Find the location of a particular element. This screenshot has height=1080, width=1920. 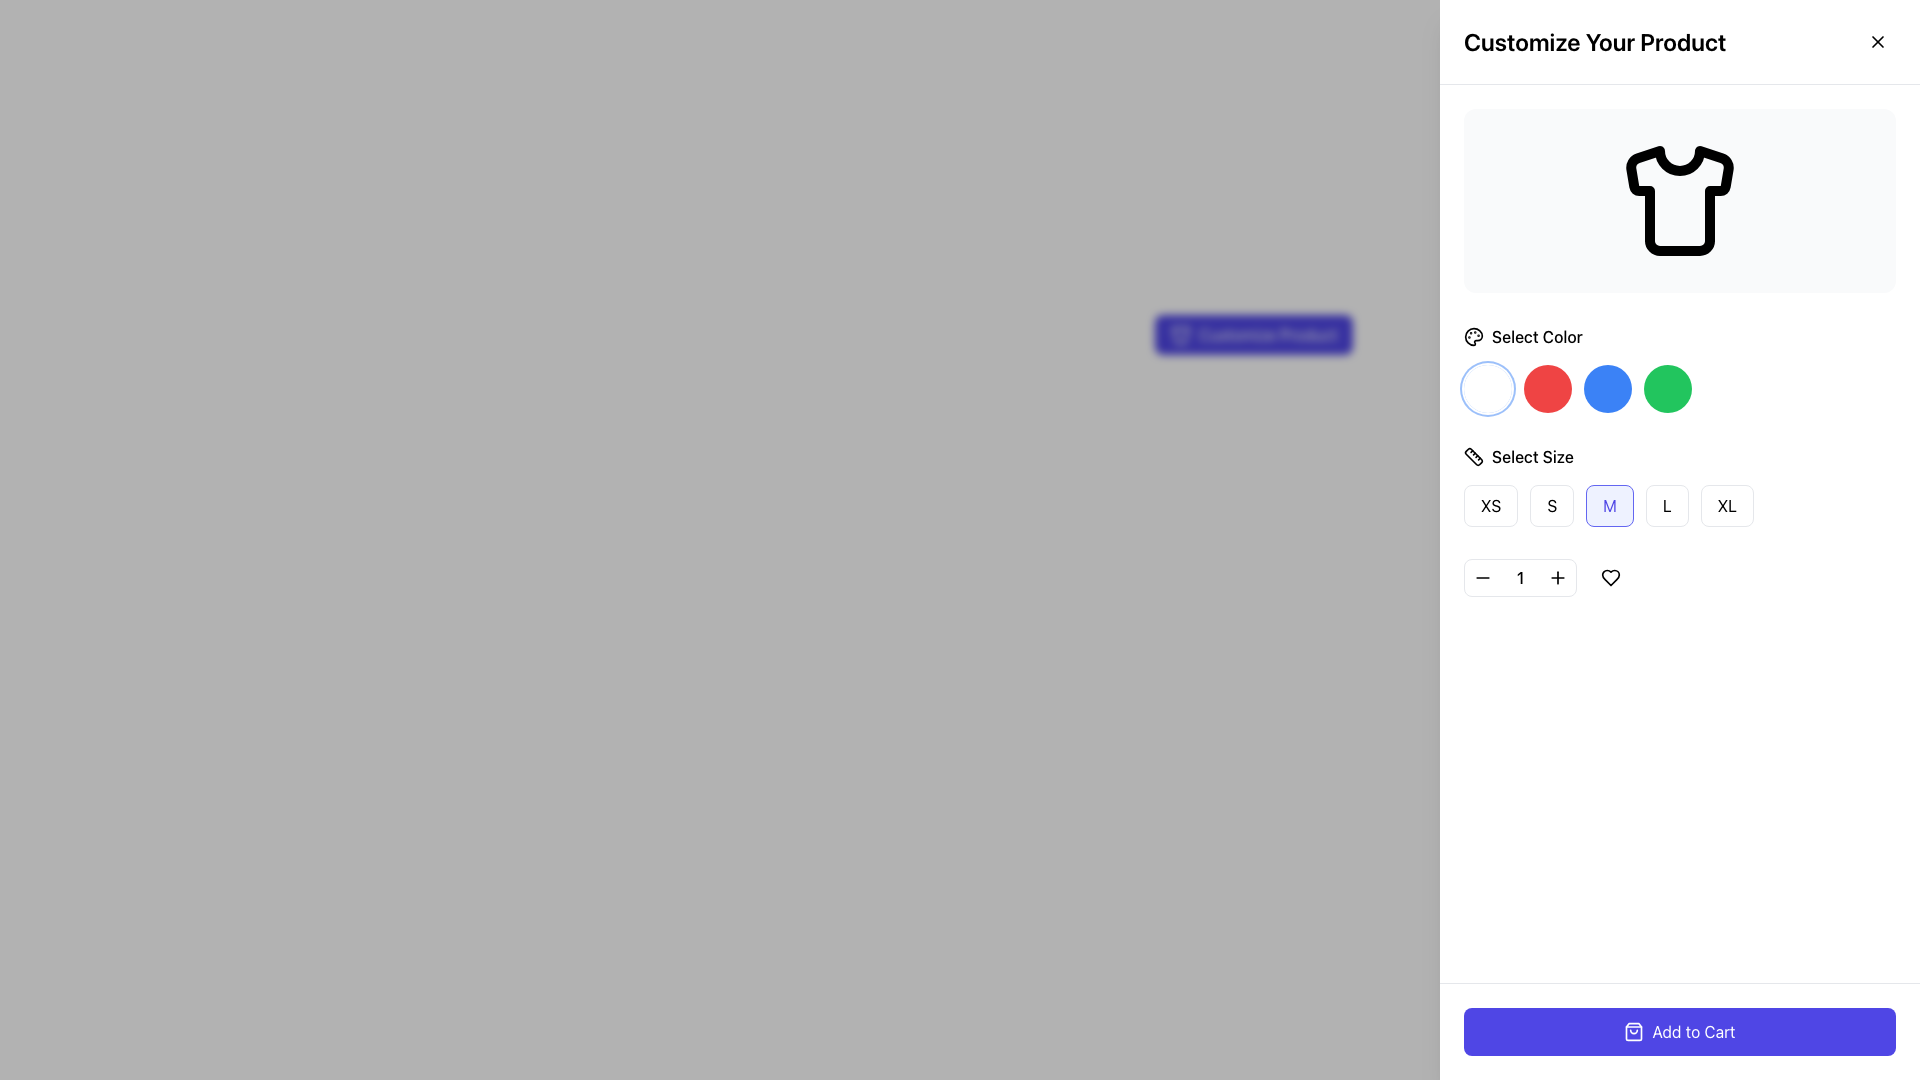

the bold primary heading displaying 'Customize Your Product', which is prominently placed at the top of the right-side panel is located at coordinates (1594, 42).